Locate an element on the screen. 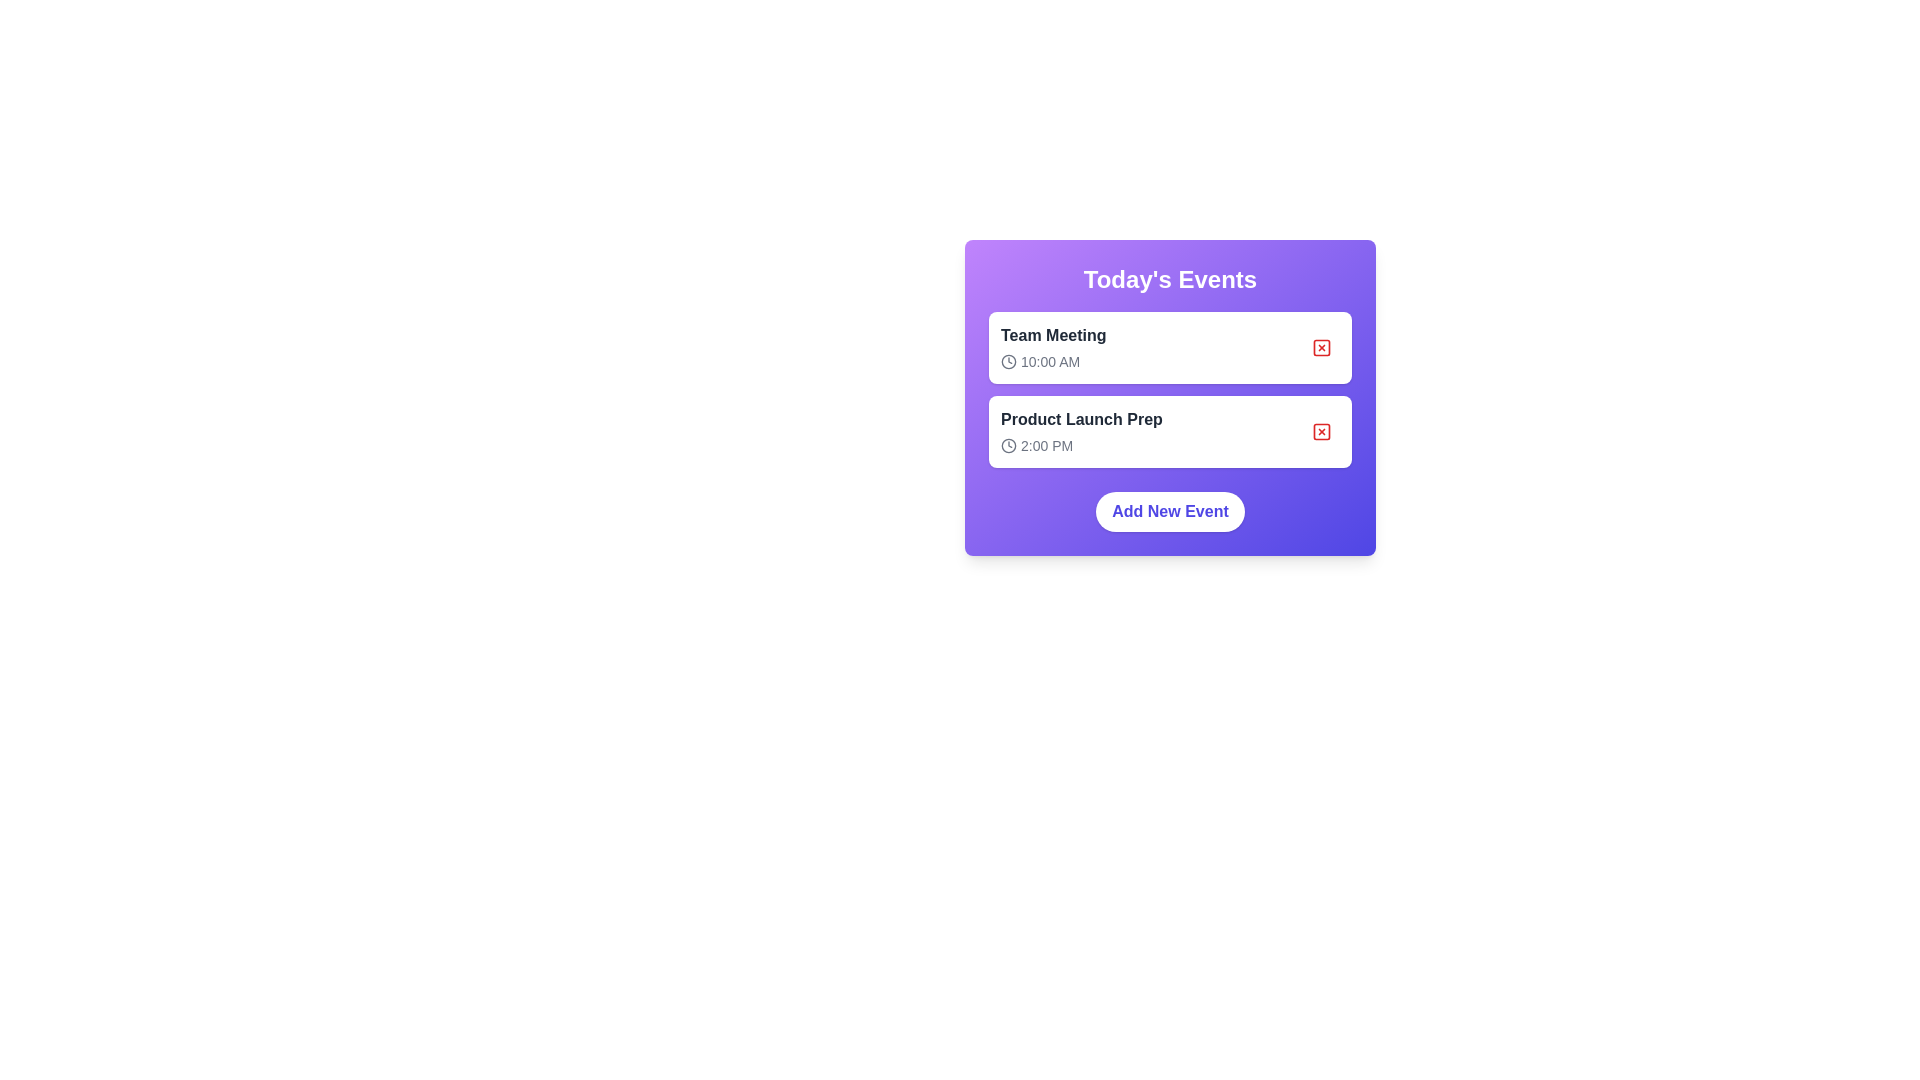  the first list item containing the text 'Team Meeting' with a red 'X' button on the right is located at coordinates (1170, 346).